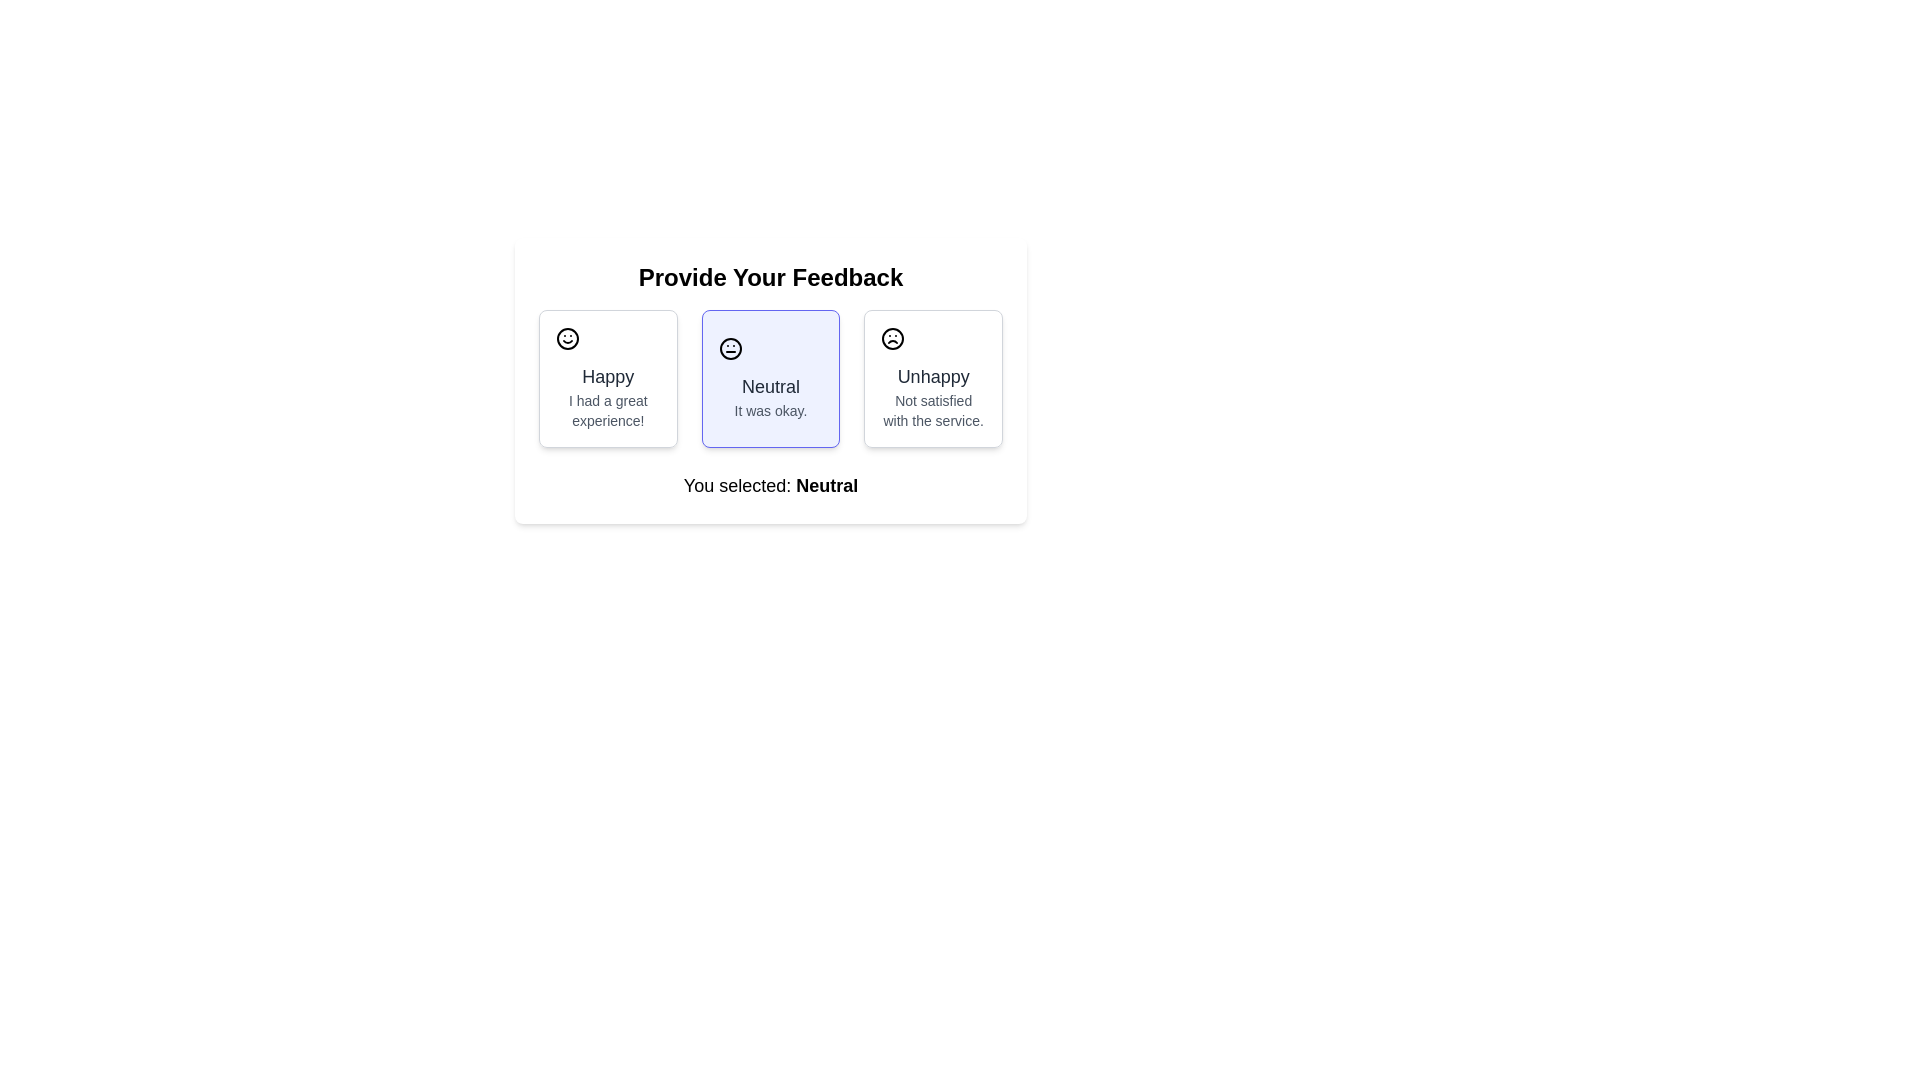 The height and width of the screenshot is (1080, 1920). What do you see at coordinates (932, 377) in the screenshot?
I see `the 'Unhappy' feedback option text label, which is located within a feedback card and is the lower text element directly below the associated icon representation` at bounding box center [932, 377].